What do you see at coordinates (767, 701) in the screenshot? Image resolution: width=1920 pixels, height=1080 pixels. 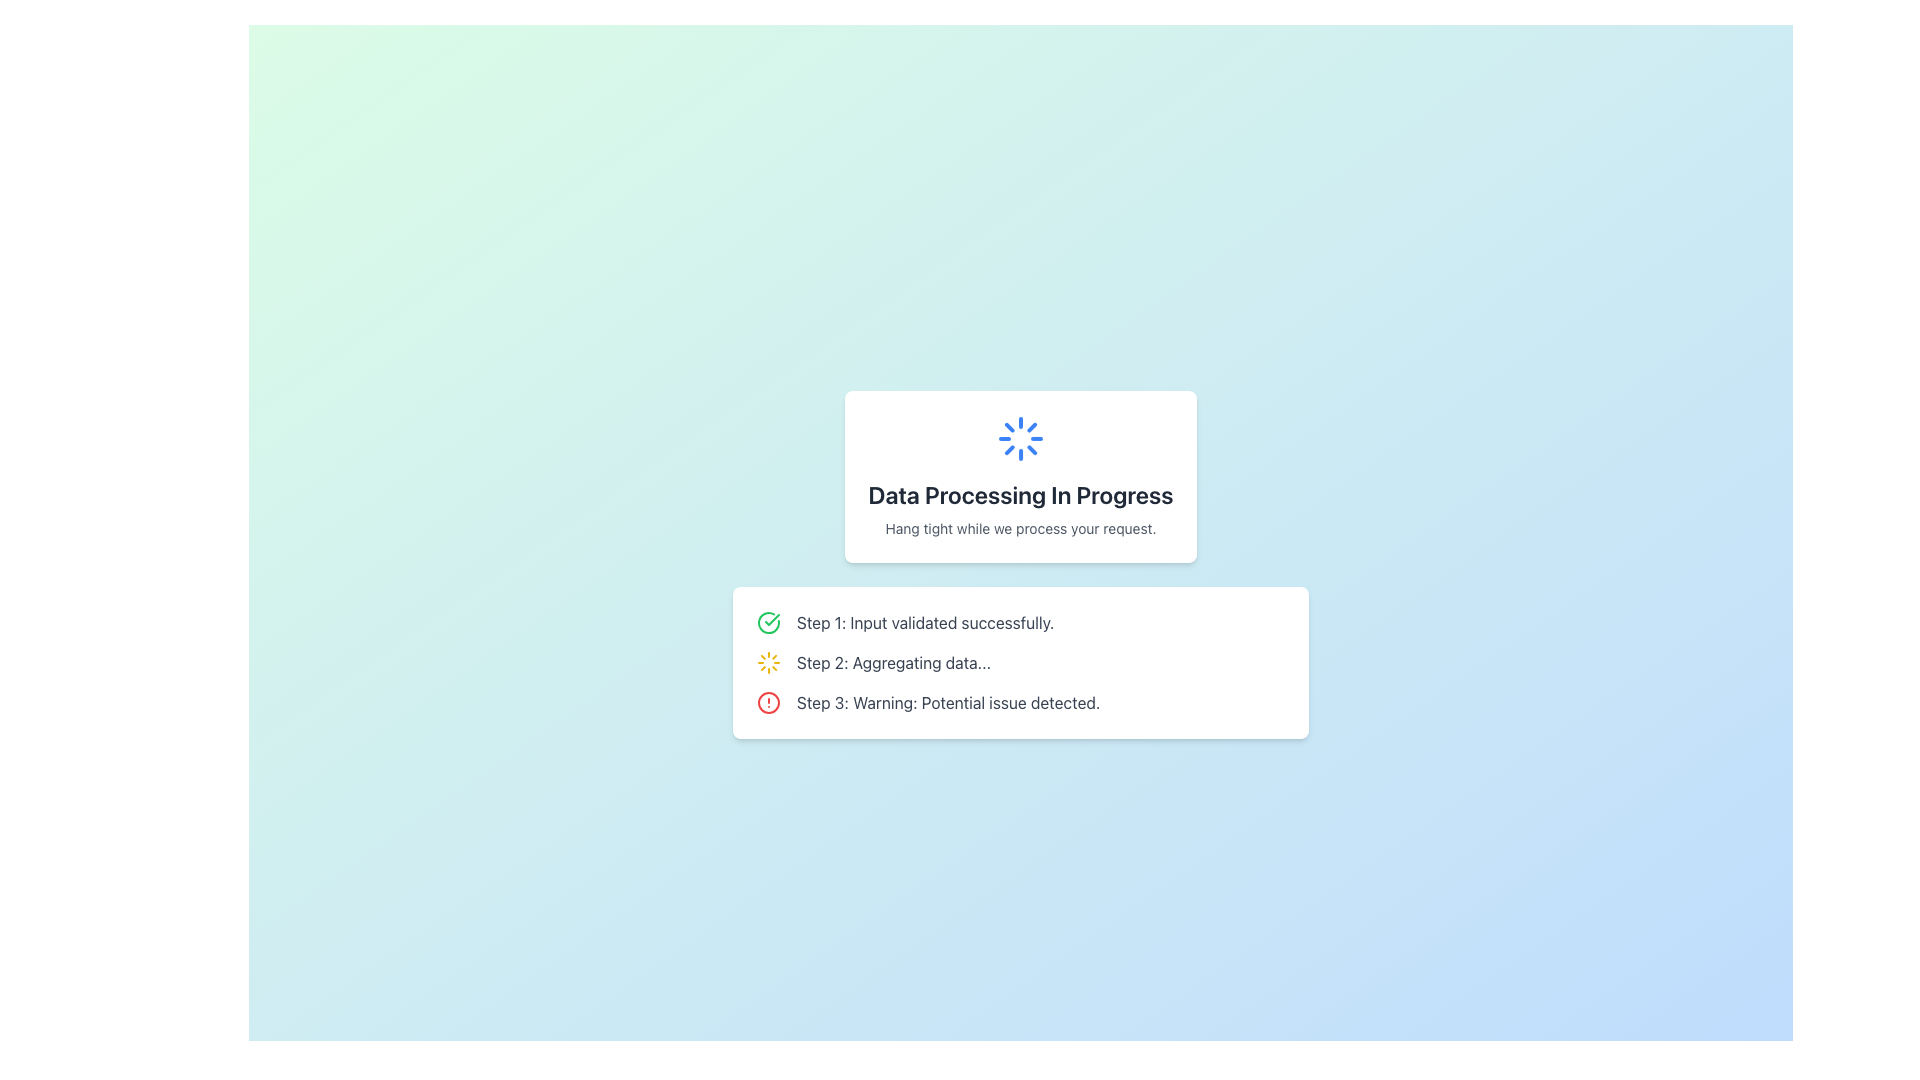 I see `the red circular SVG element that is part of the alert icon, positioned centrally in the interface alongside the text 'Step 3: Warning: Potential issue detected.'` at bounding box center [767, 701].